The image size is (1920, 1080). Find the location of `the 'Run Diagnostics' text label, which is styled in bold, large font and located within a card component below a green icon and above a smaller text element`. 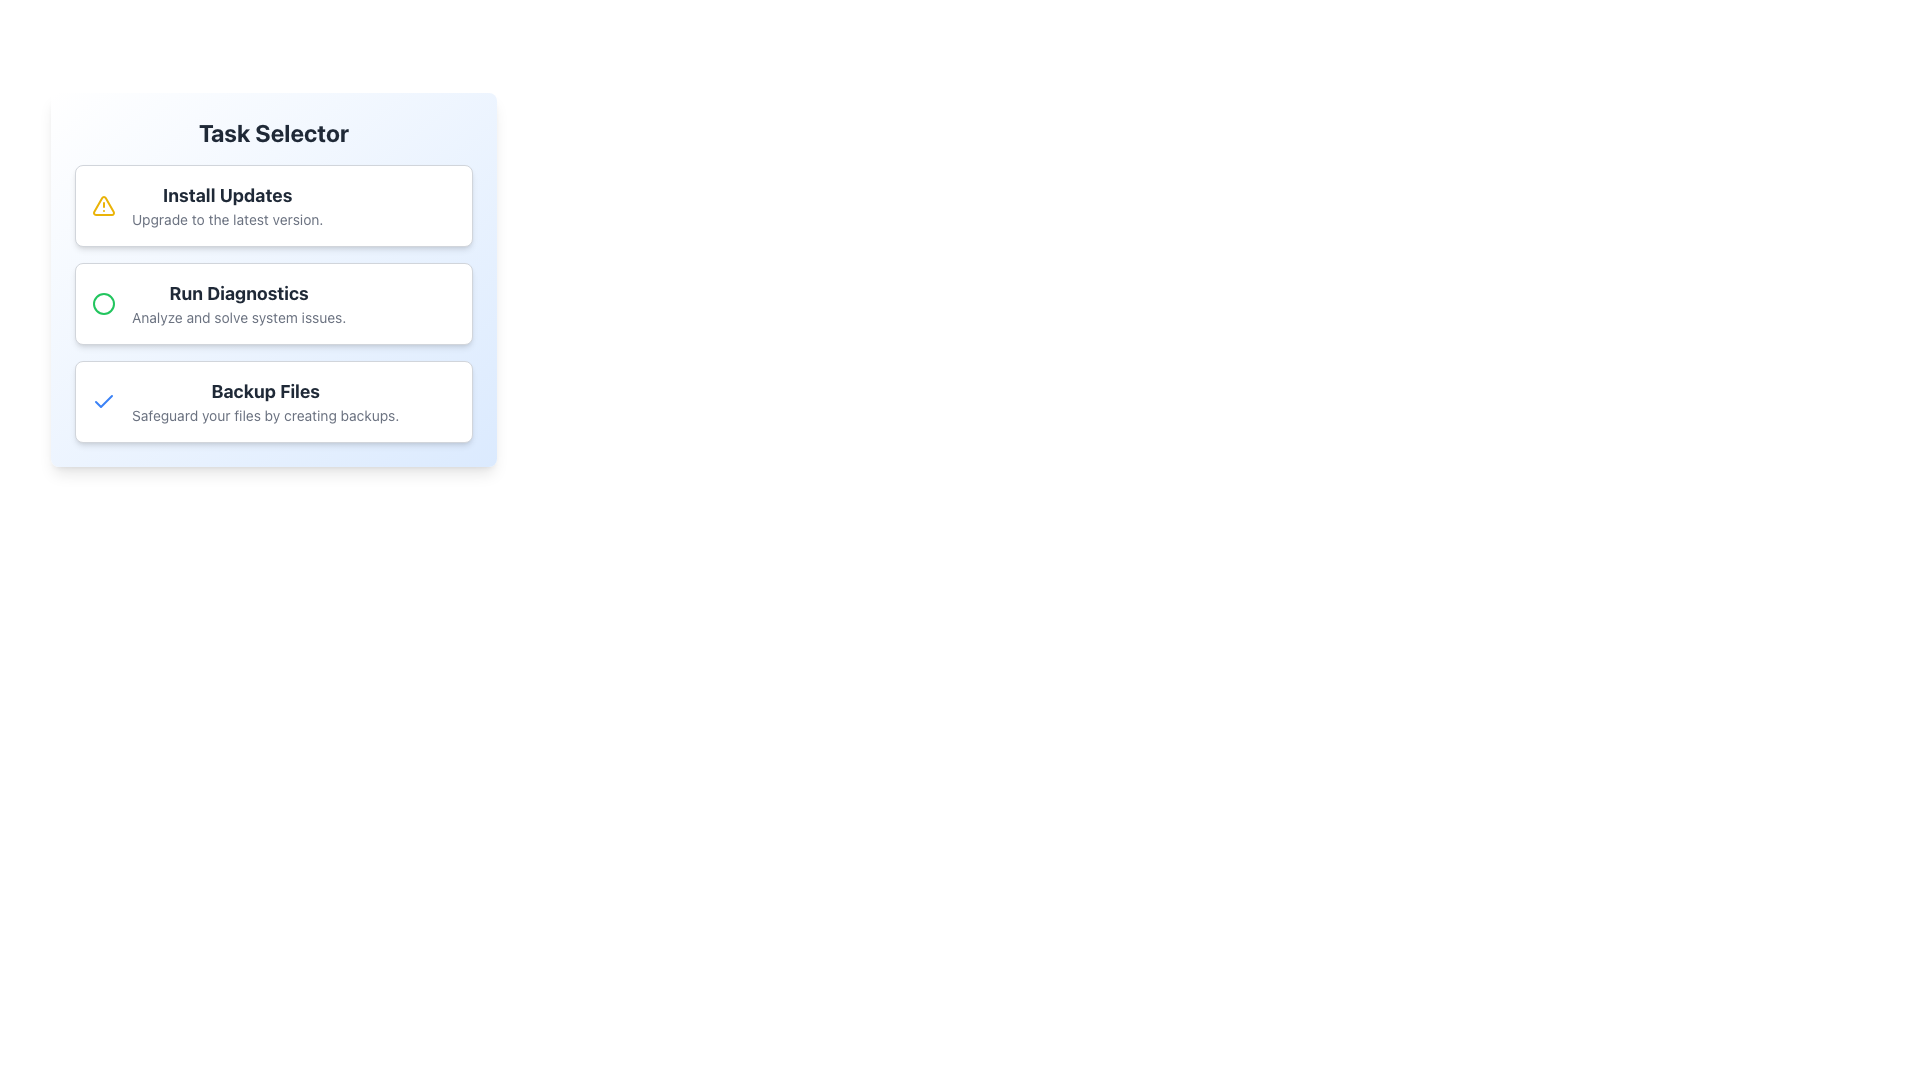

the 'Run Diagnostics' text label, which is styled in bold, large font and located within a card component below a green icon and above a smaller text element is located at coordinates (239, 293).